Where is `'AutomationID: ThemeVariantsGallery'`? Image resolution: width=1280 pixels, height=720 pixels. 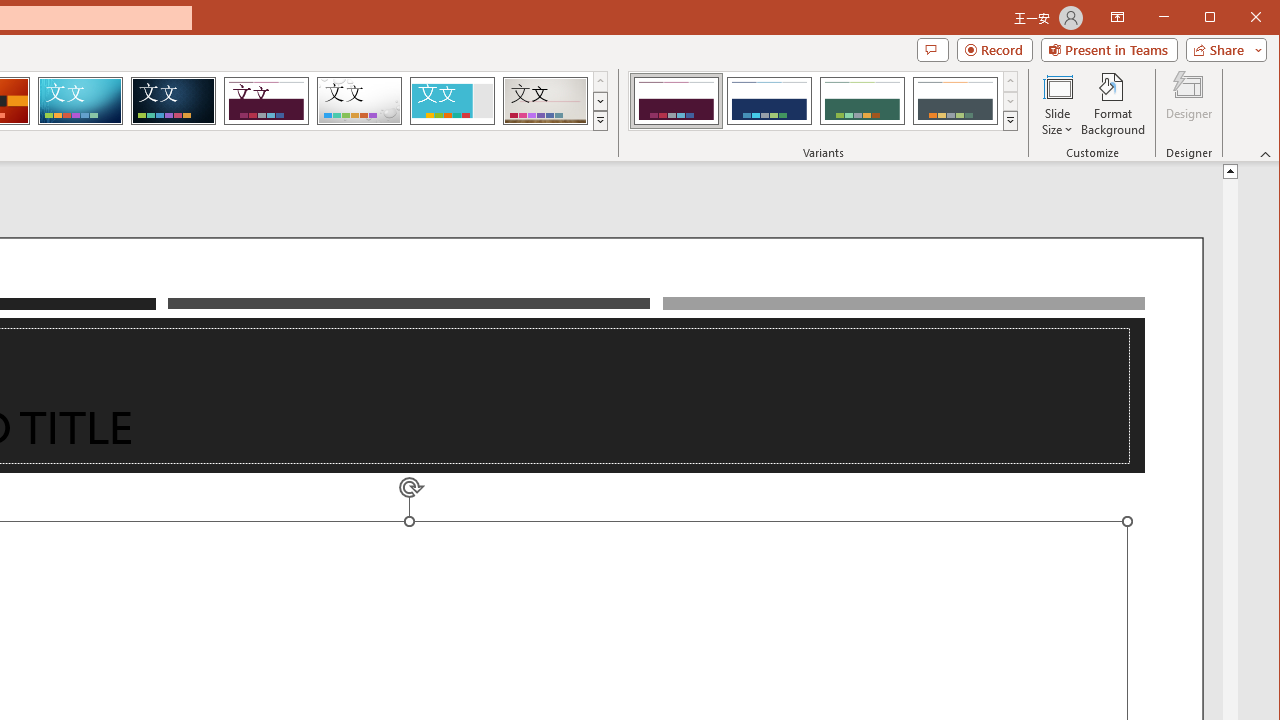 'AutomationID: ThemeVariantsGallery' is located at coordinates (824, 101).